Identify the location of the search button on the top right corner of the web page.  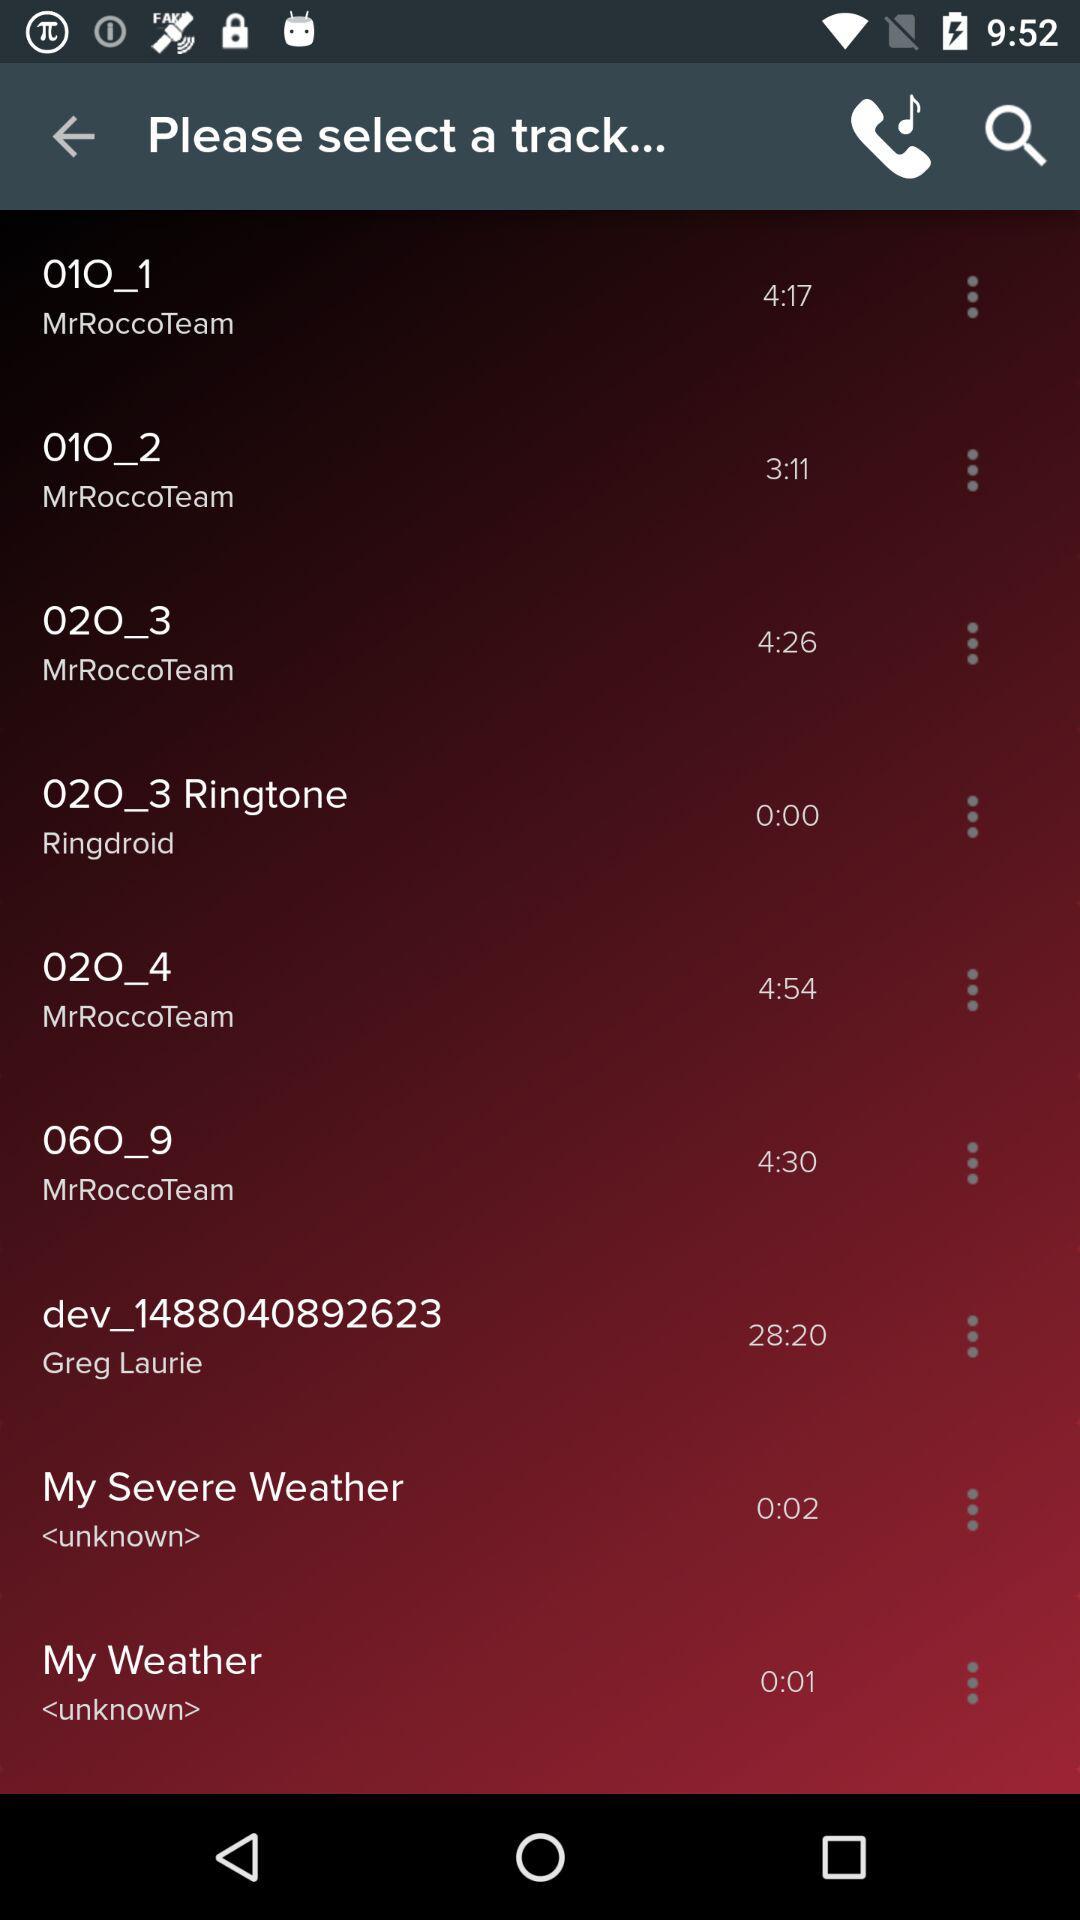
(1017, 136).